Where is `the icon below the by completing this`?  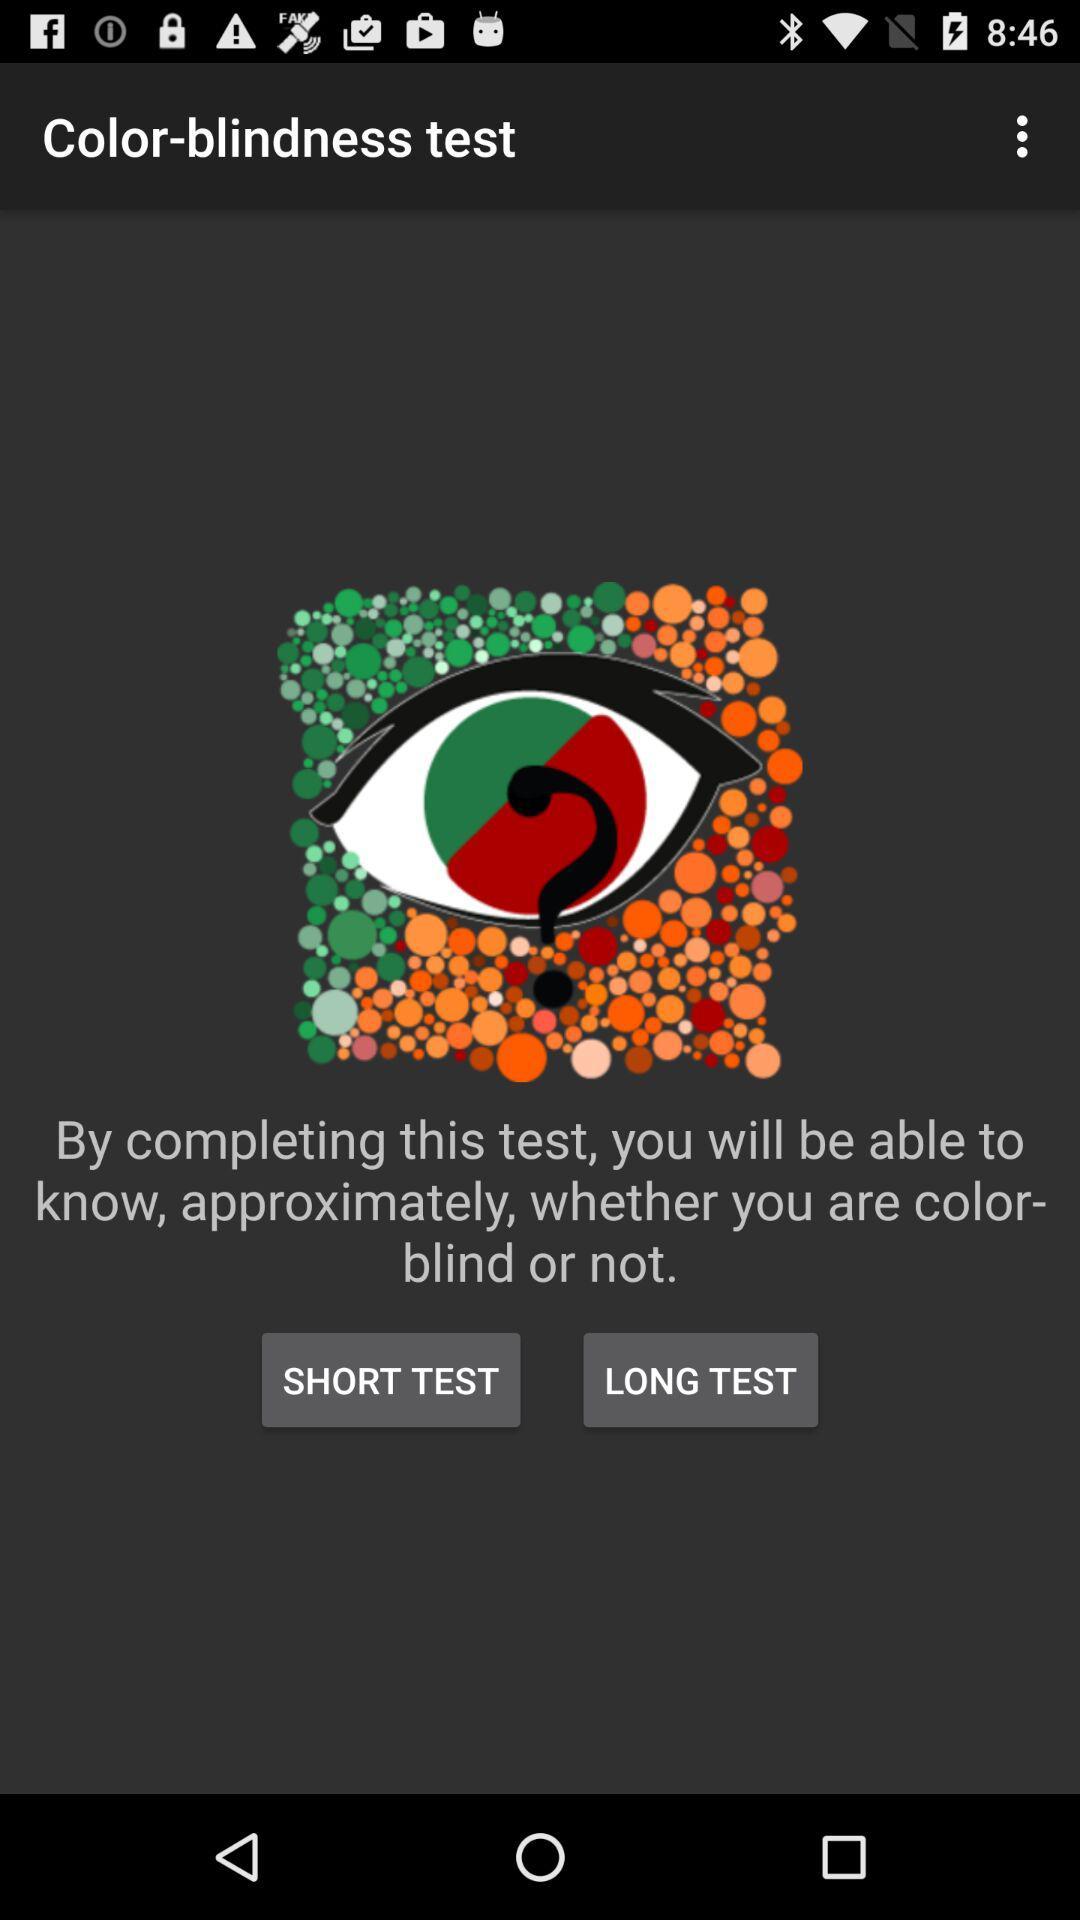 the icon below the by completing this is located at coordinates (699, 1379).